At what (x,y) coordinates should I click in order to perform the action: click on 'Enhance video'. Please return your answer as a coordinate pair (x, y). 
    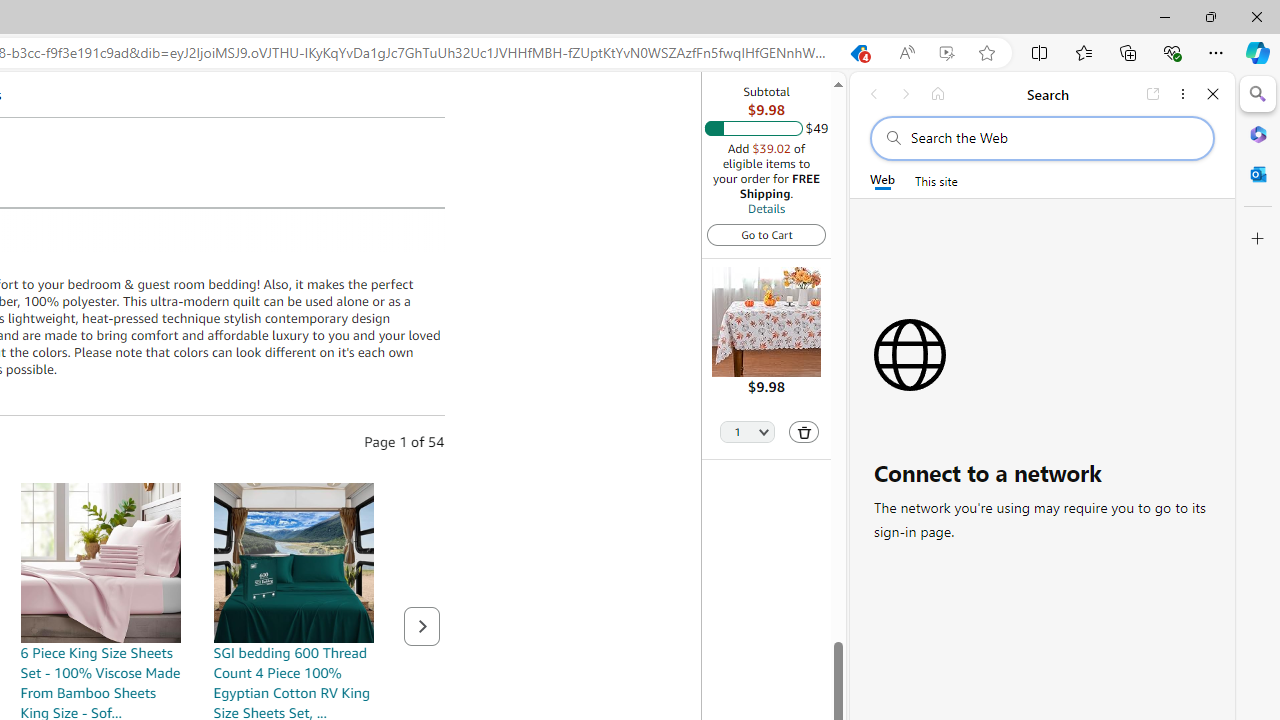
    Looking at the image, I should click on (945, 52).